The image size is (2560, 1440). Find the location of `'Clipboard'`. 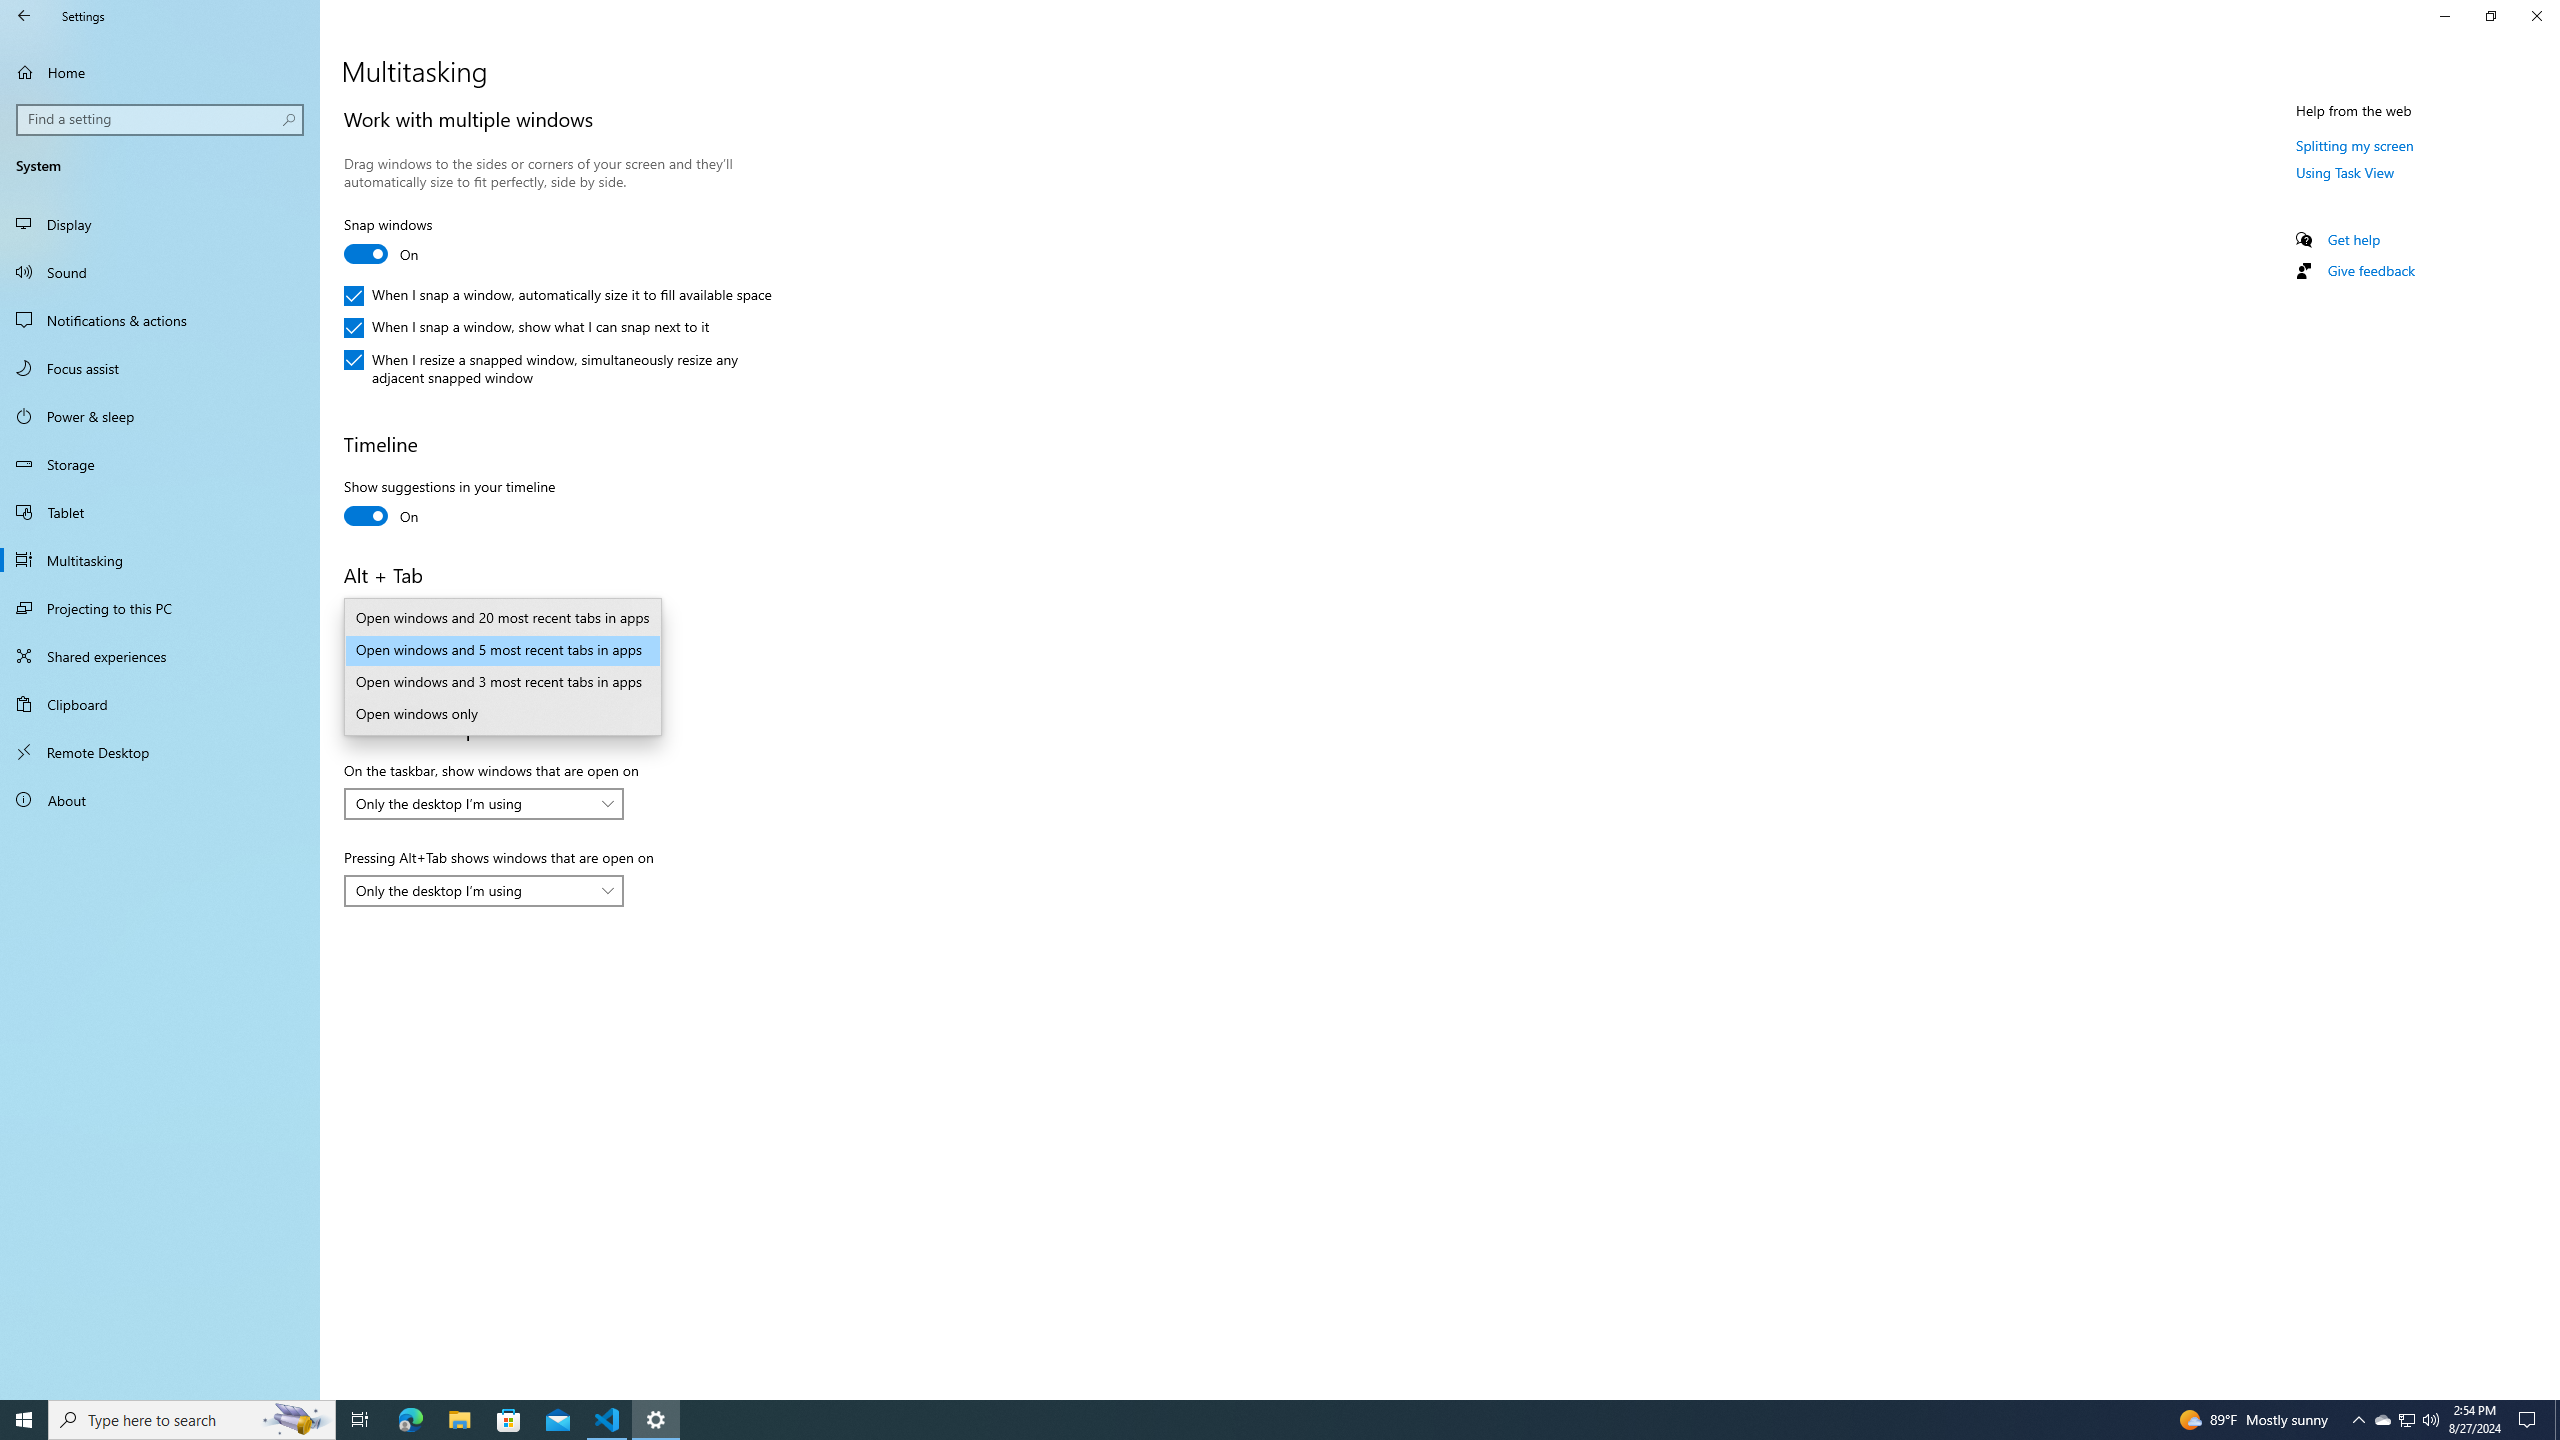

'Clipboard' is located at coordinates (159, 704).